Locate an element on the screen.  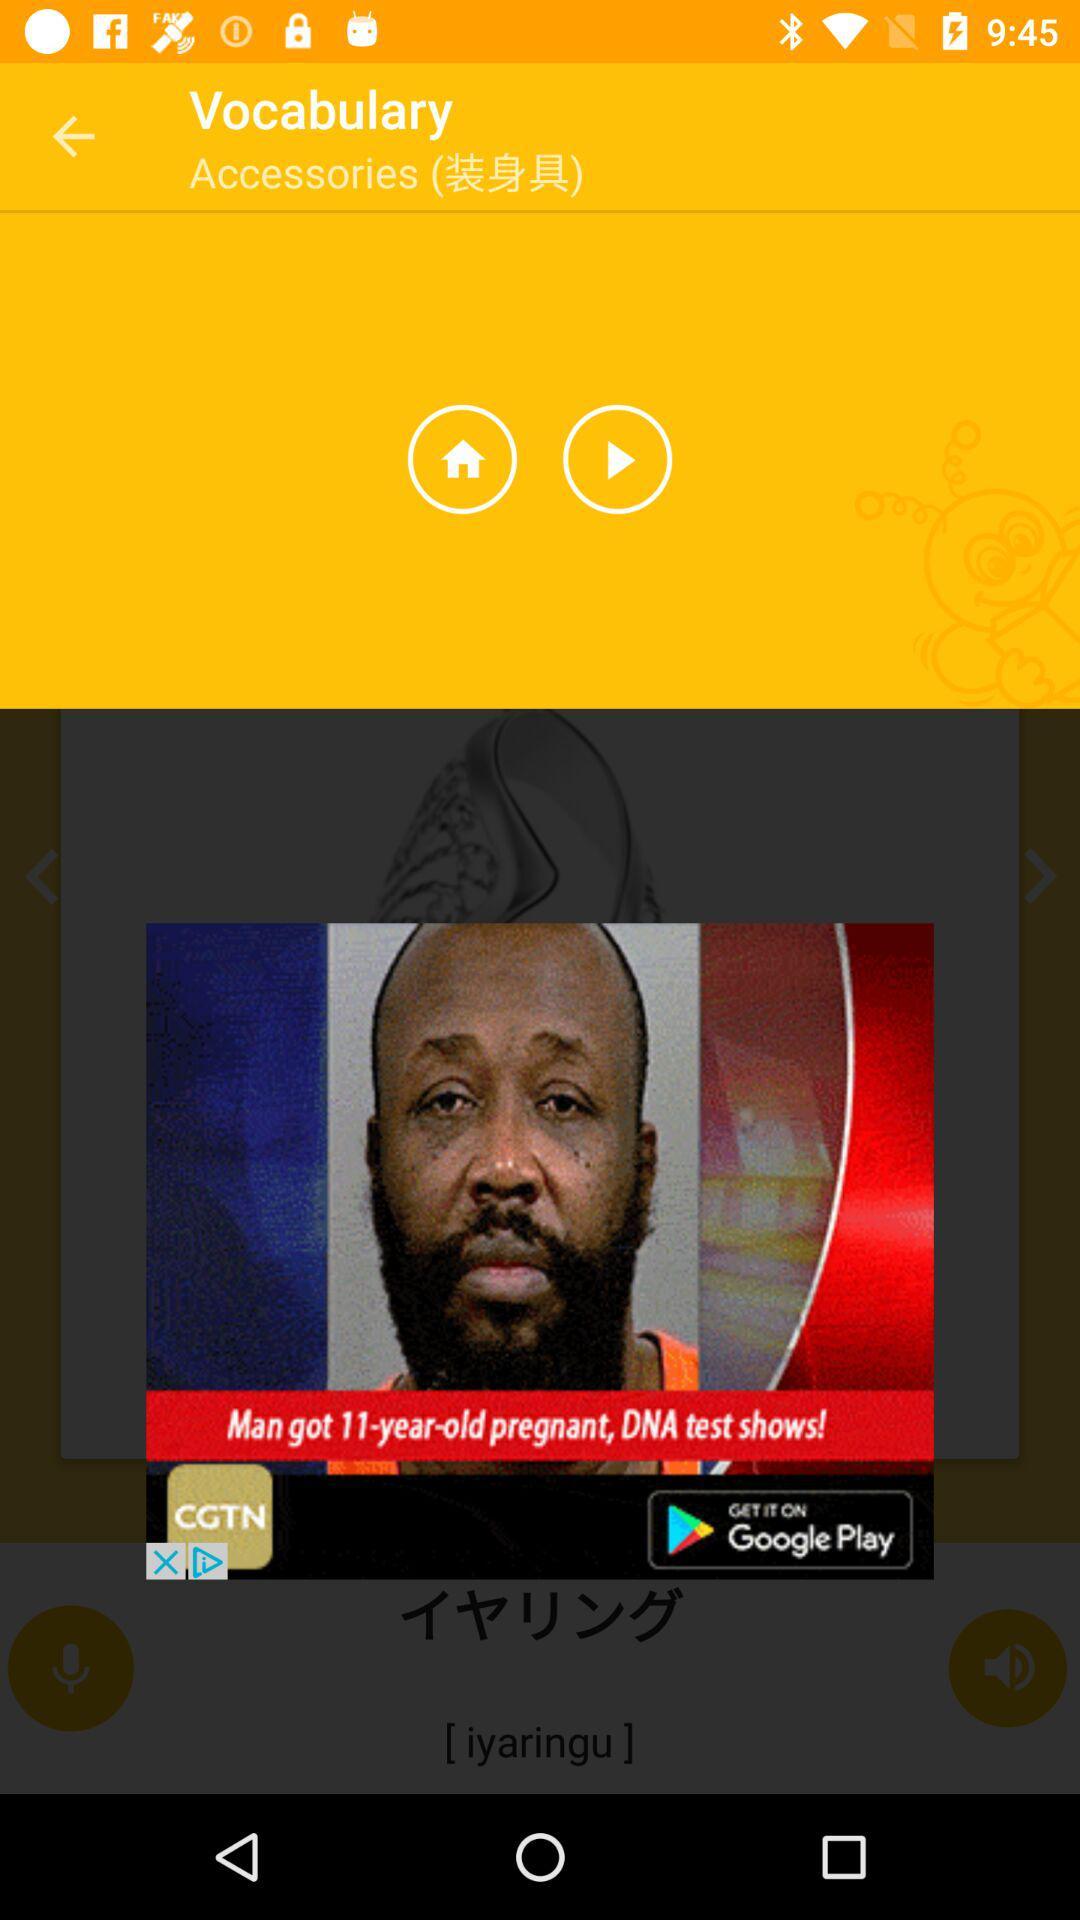
the home icon is located at coordinates (462, 458).